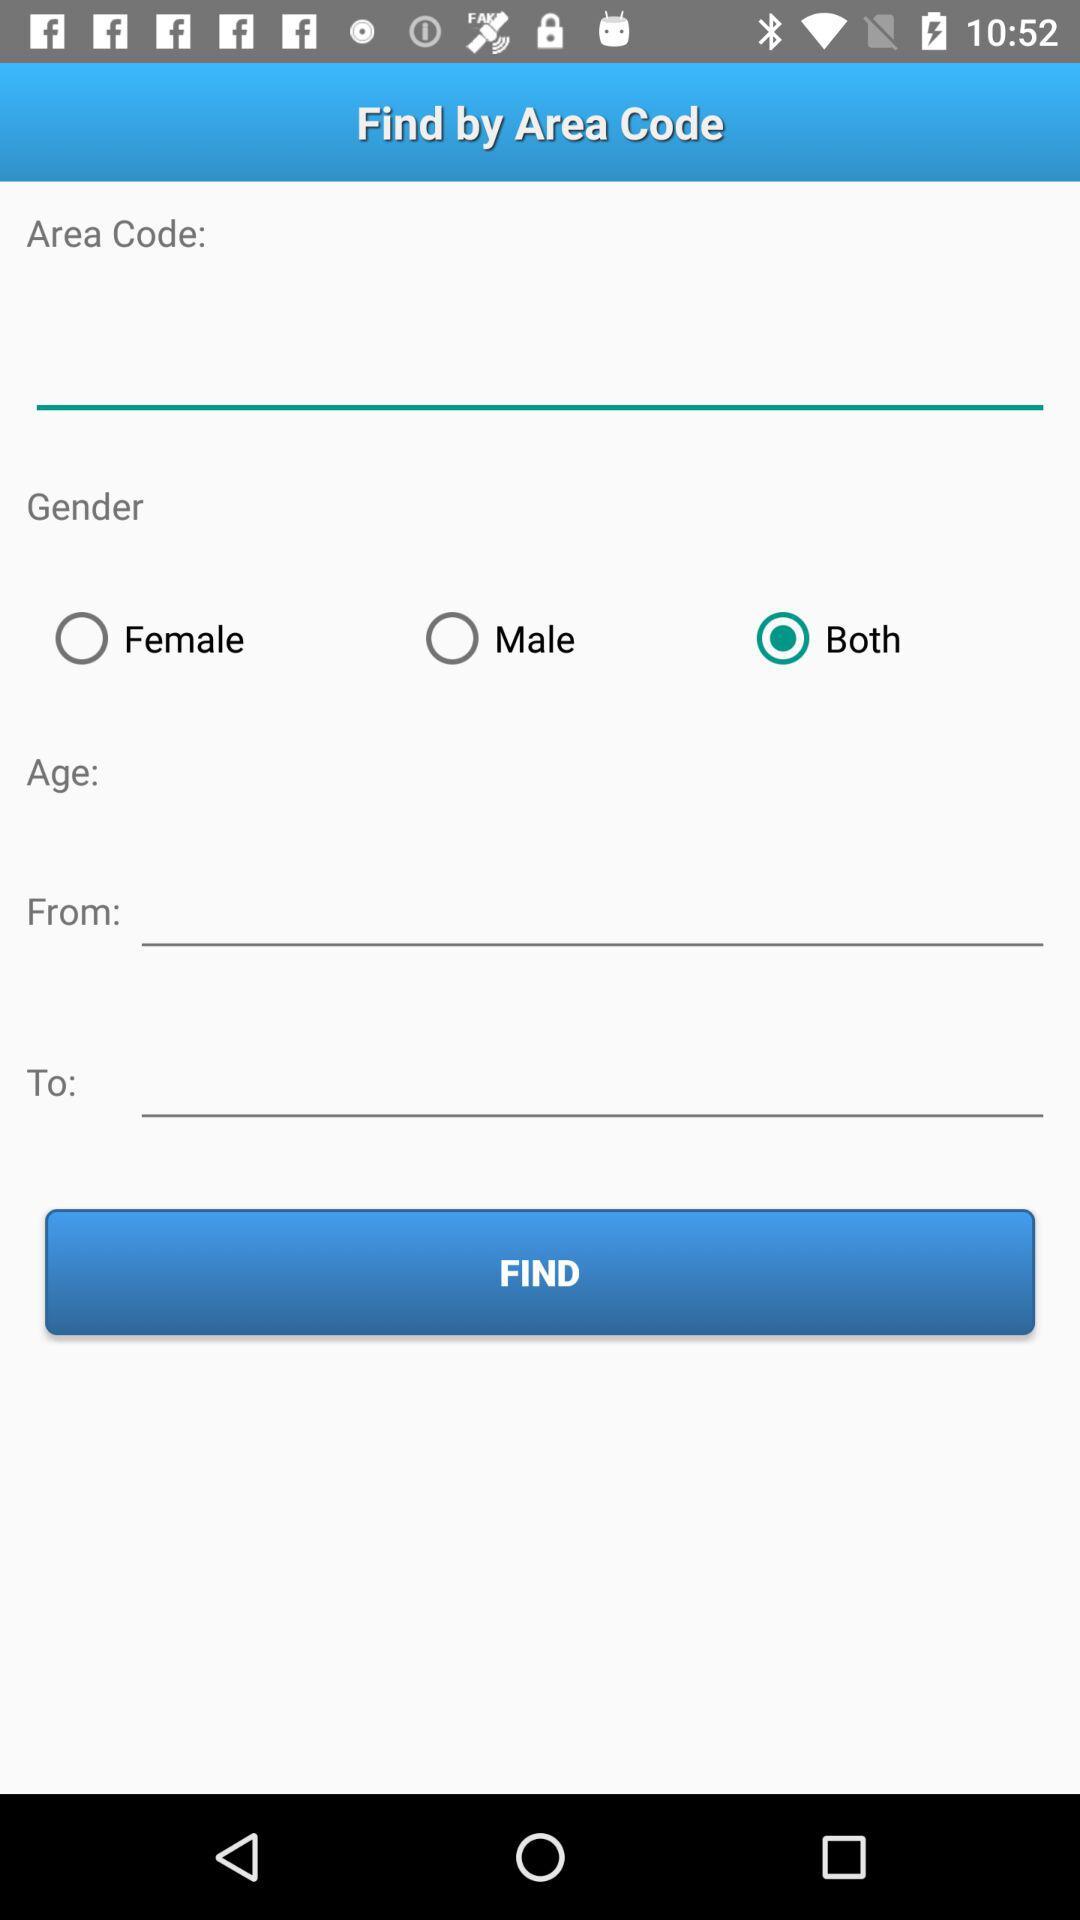  What do you see at coordinates (591, 906) in the screenshot?
I see `allows the user to type in where the person is from` at bounding box center [591, 906].